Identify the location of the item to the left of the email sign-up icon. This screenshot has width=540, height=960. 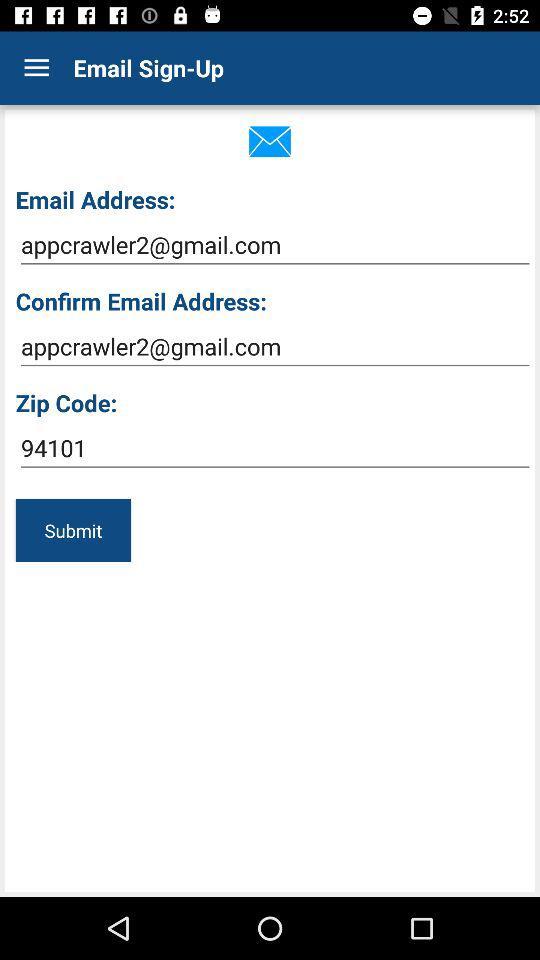
(36, 68).